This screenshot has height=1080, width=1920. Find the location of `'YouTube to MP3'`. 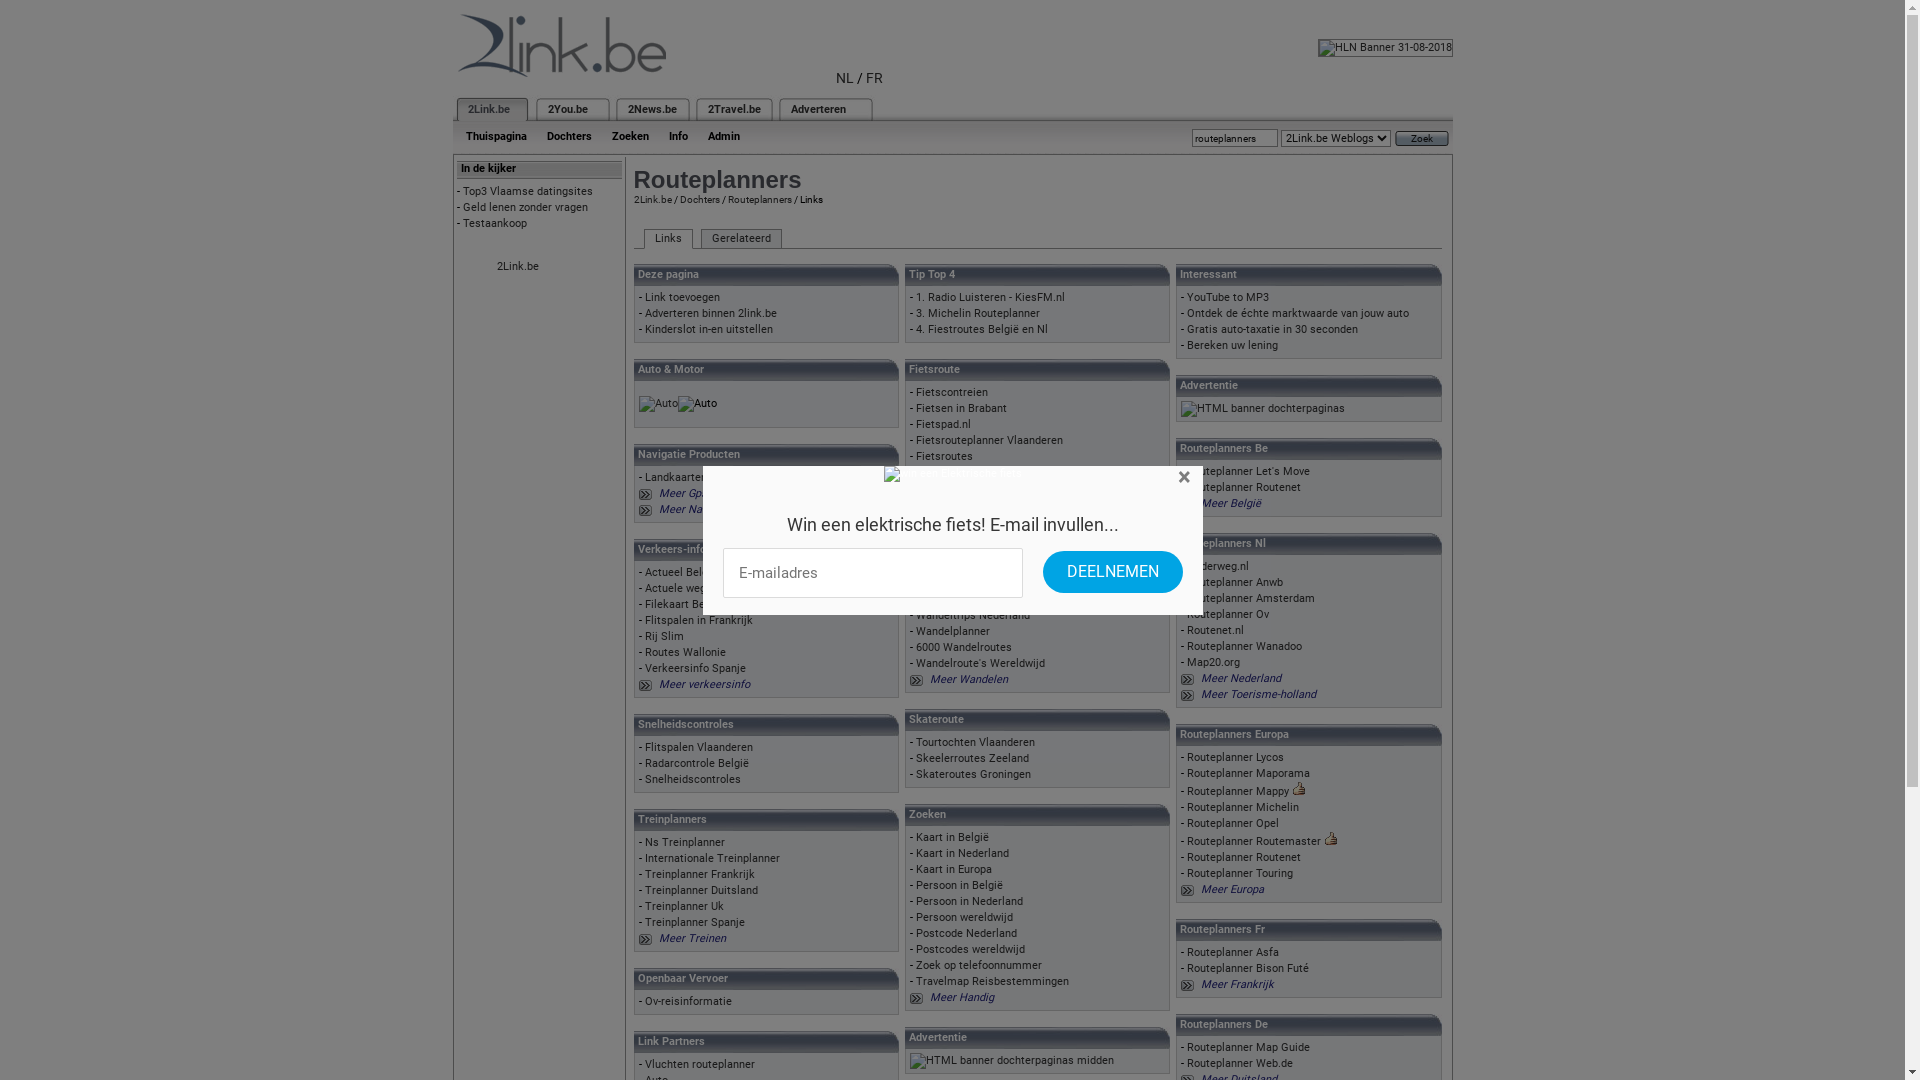

'YouTube to MP3' is located at coordinates (1227, 297).